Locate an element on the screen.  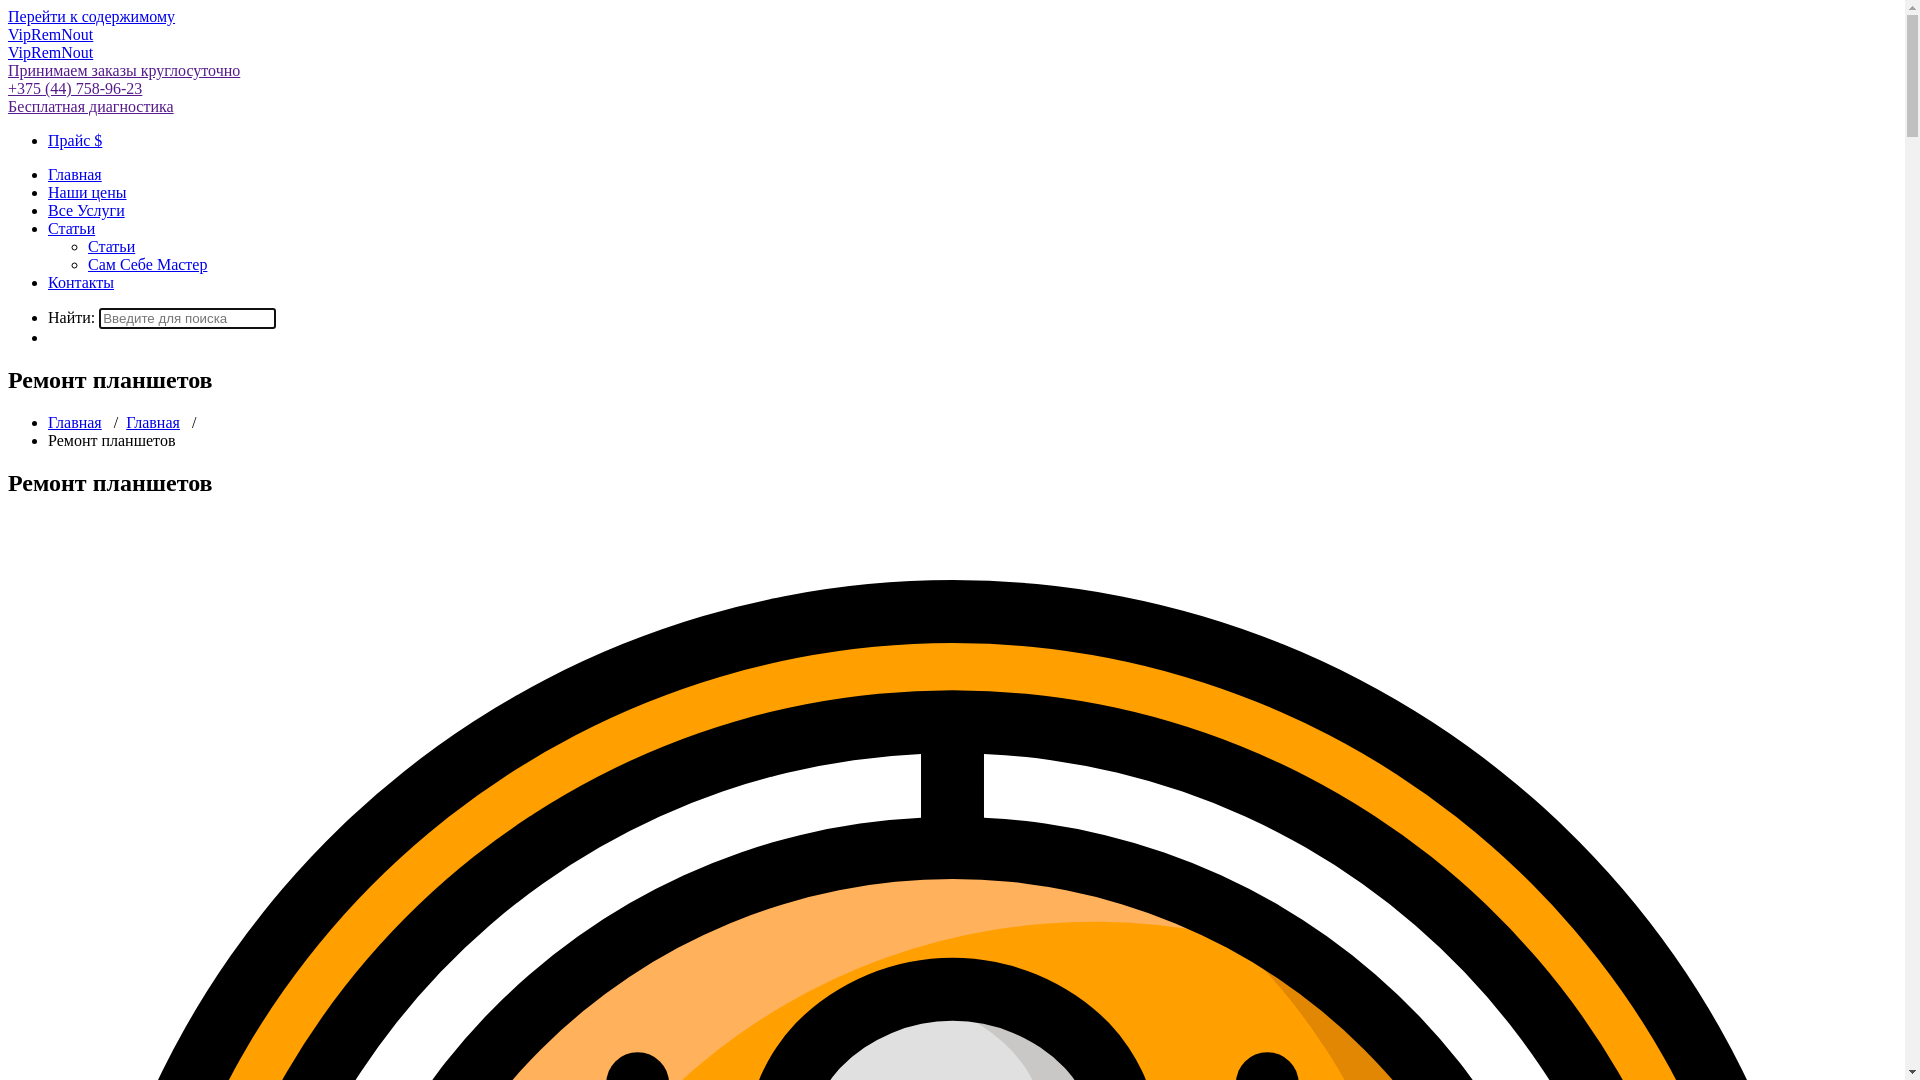
'VipRemNout' is located at coordinates (50, 51).